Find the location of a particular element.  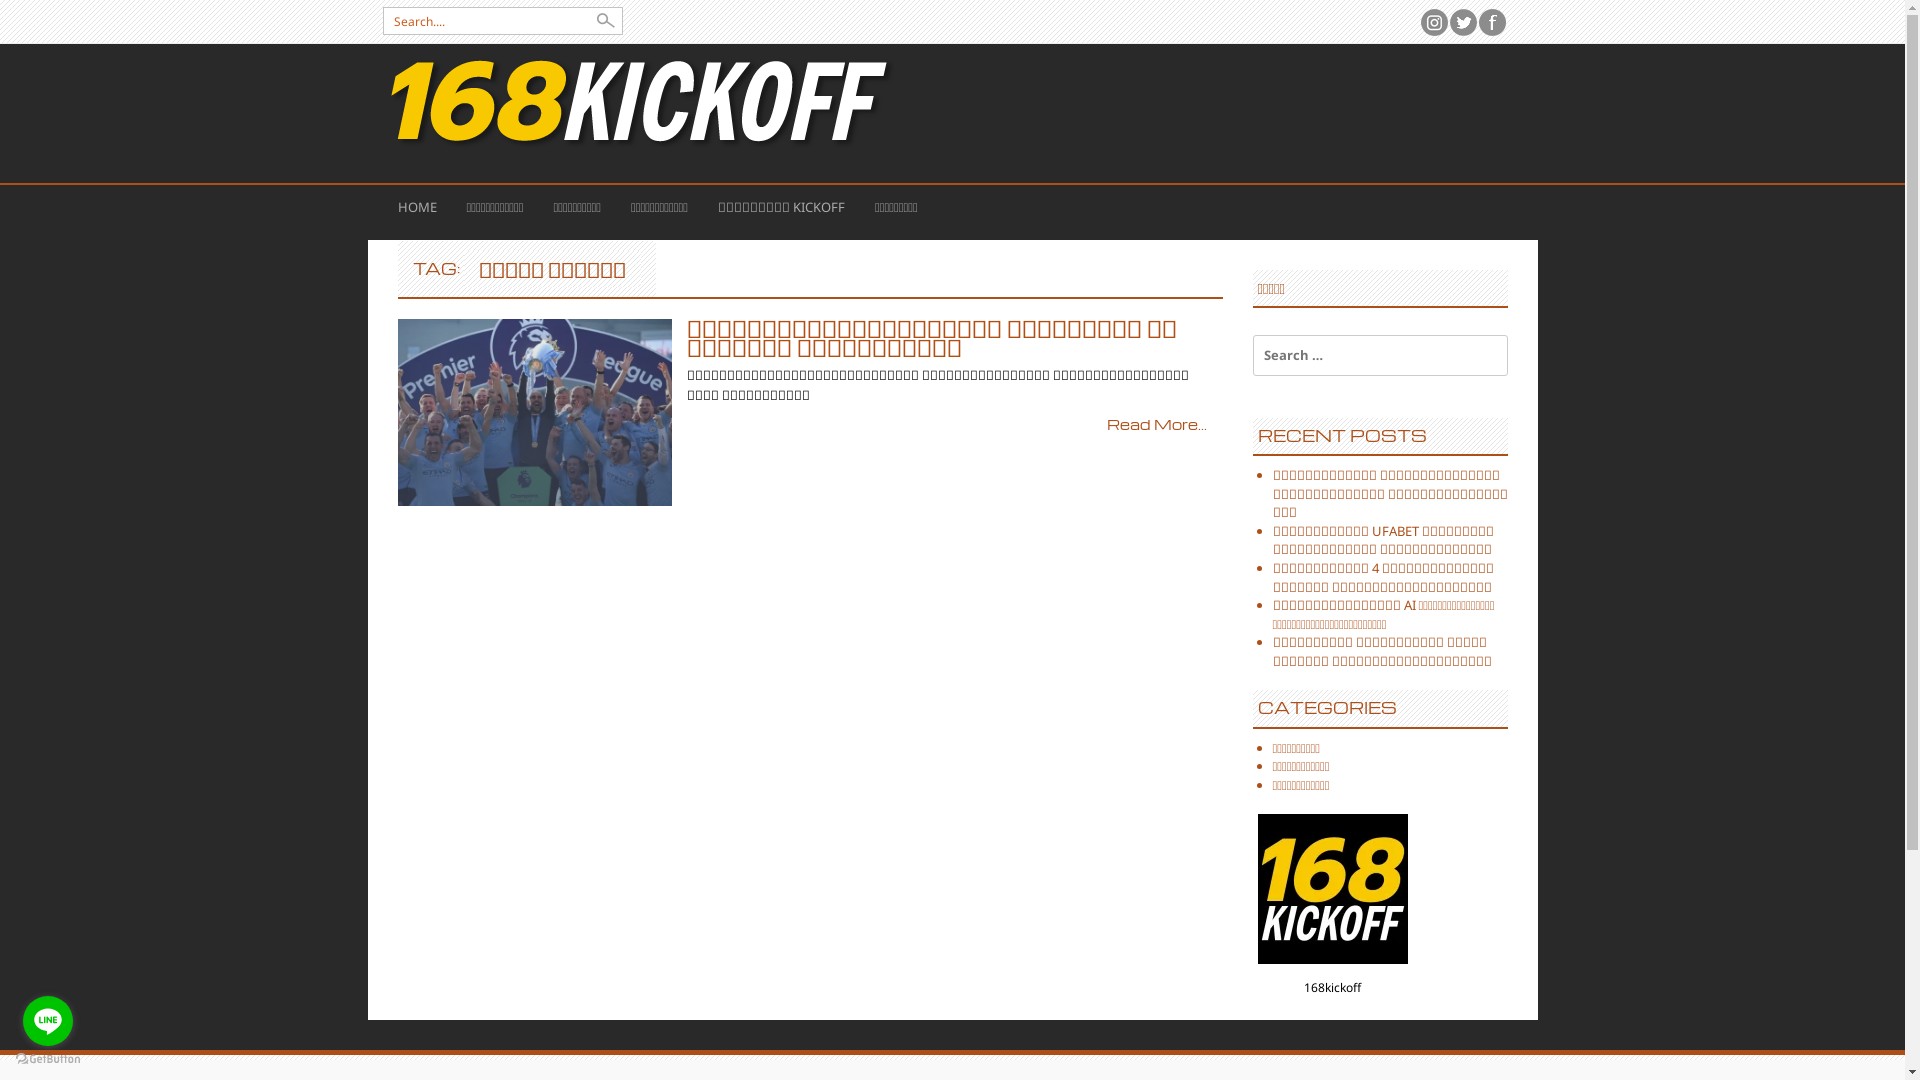

'HOME' is located at coordinates (415, 207).